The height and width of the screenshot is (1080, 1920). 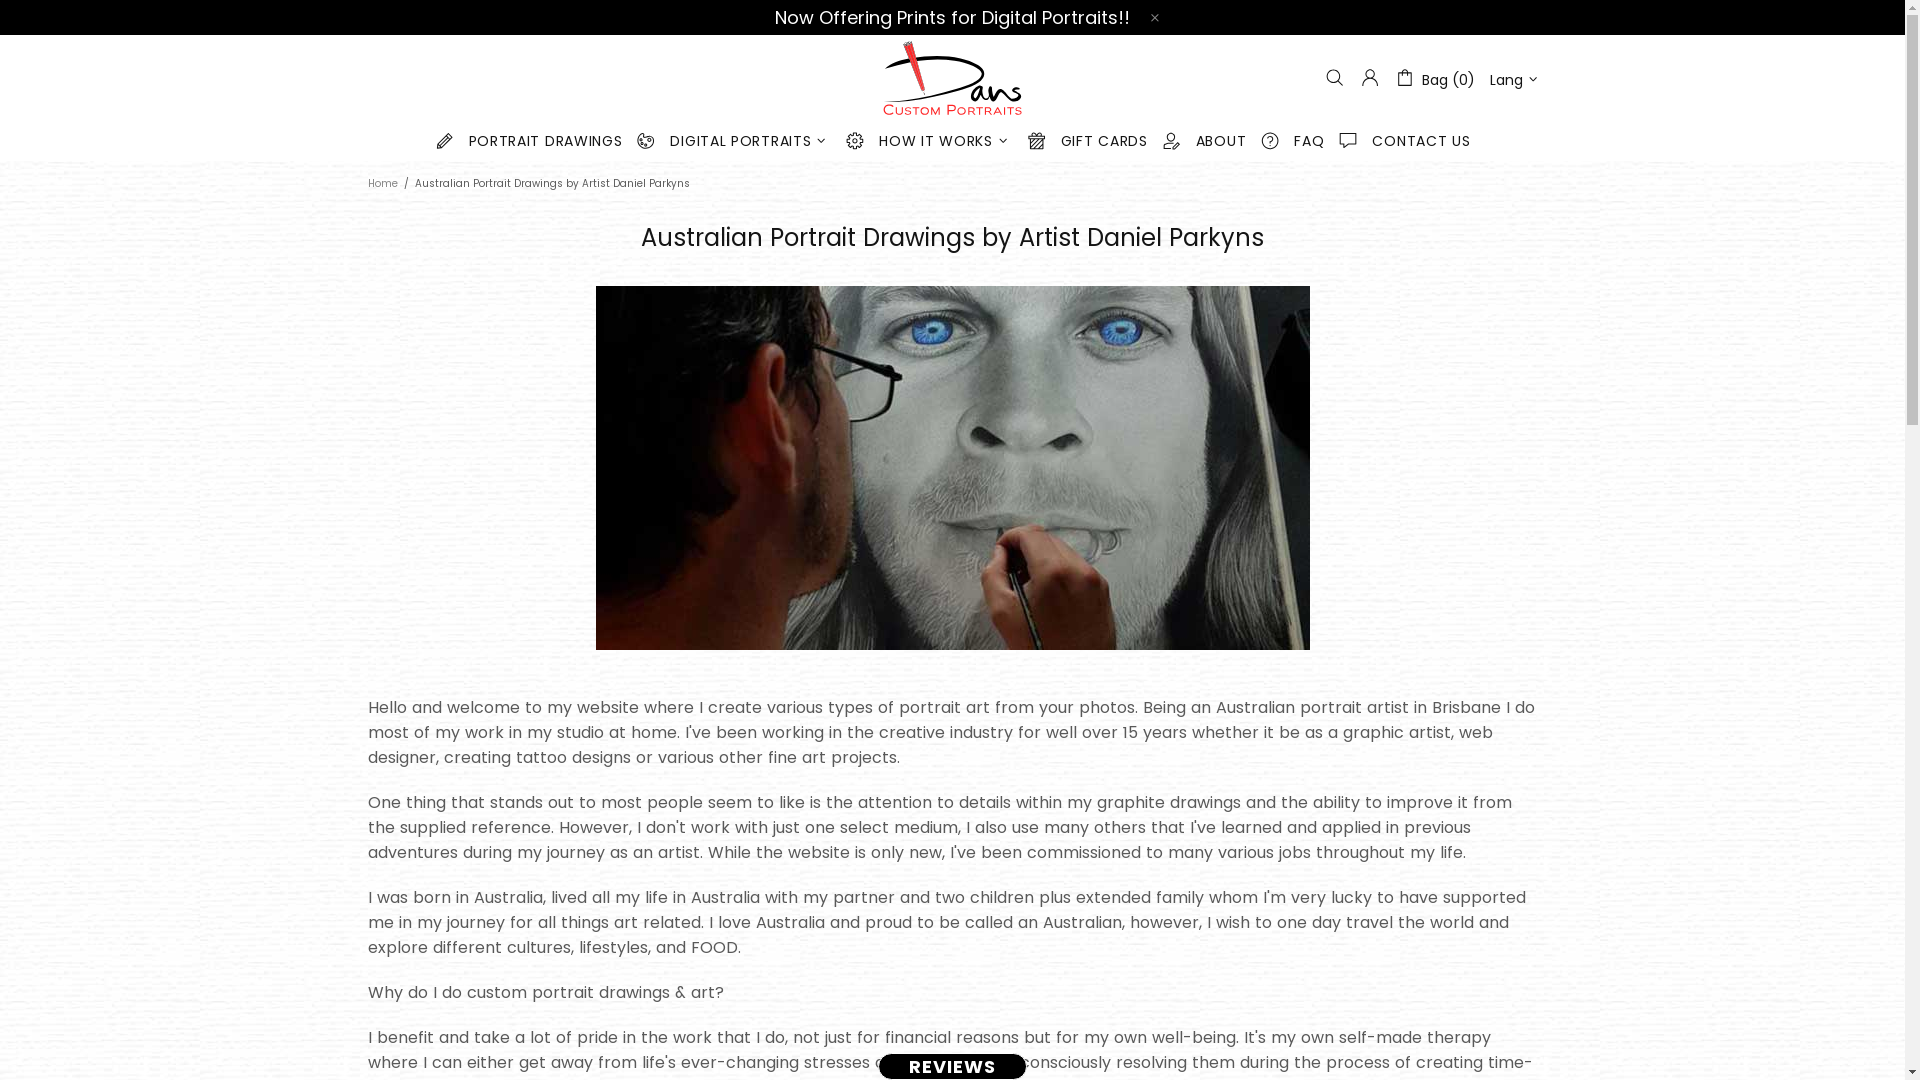 What do you see at coordinates (1203, 140) in the screenshot?
I see `'ABOUT'` at bounding box center [1203, 140].